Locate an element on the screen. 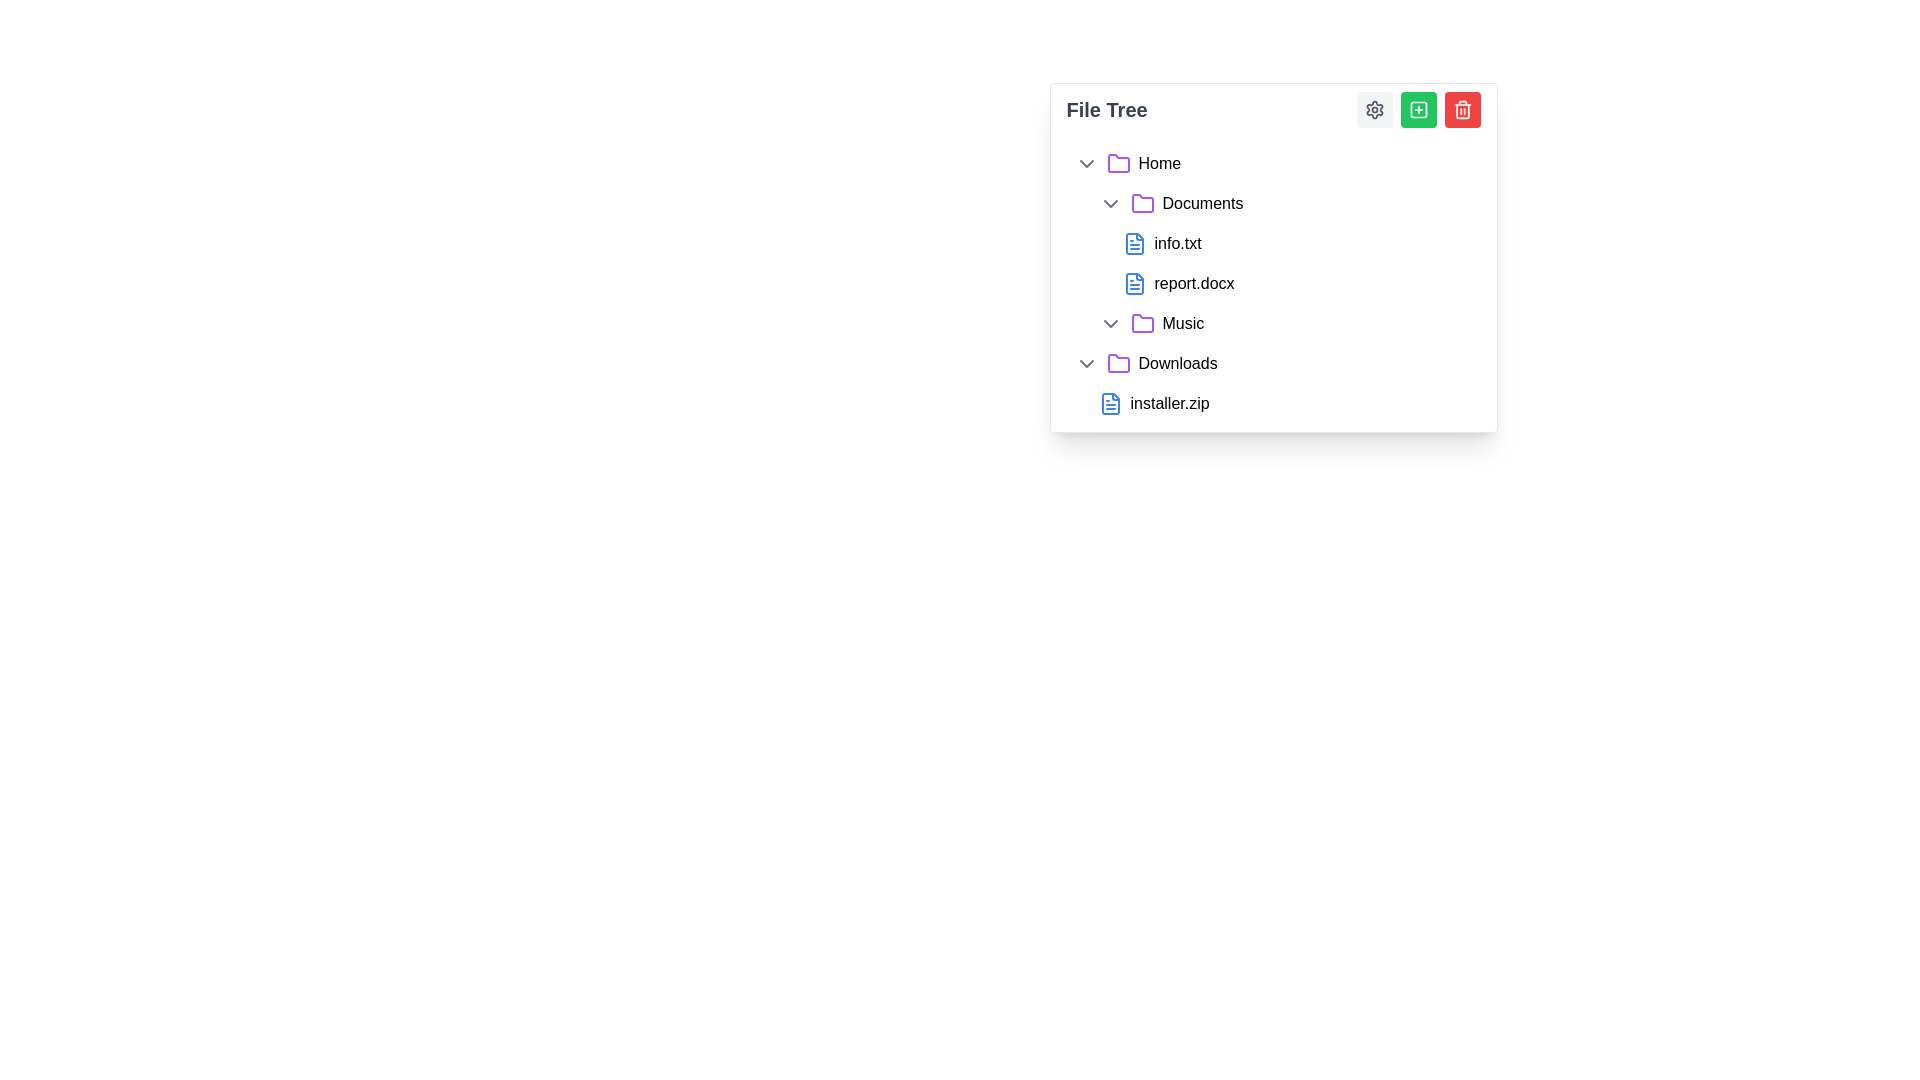 The image size is (1920, 1080). the file name 'info.txt' in the file tree structure is located at coordinates (1285, 242).